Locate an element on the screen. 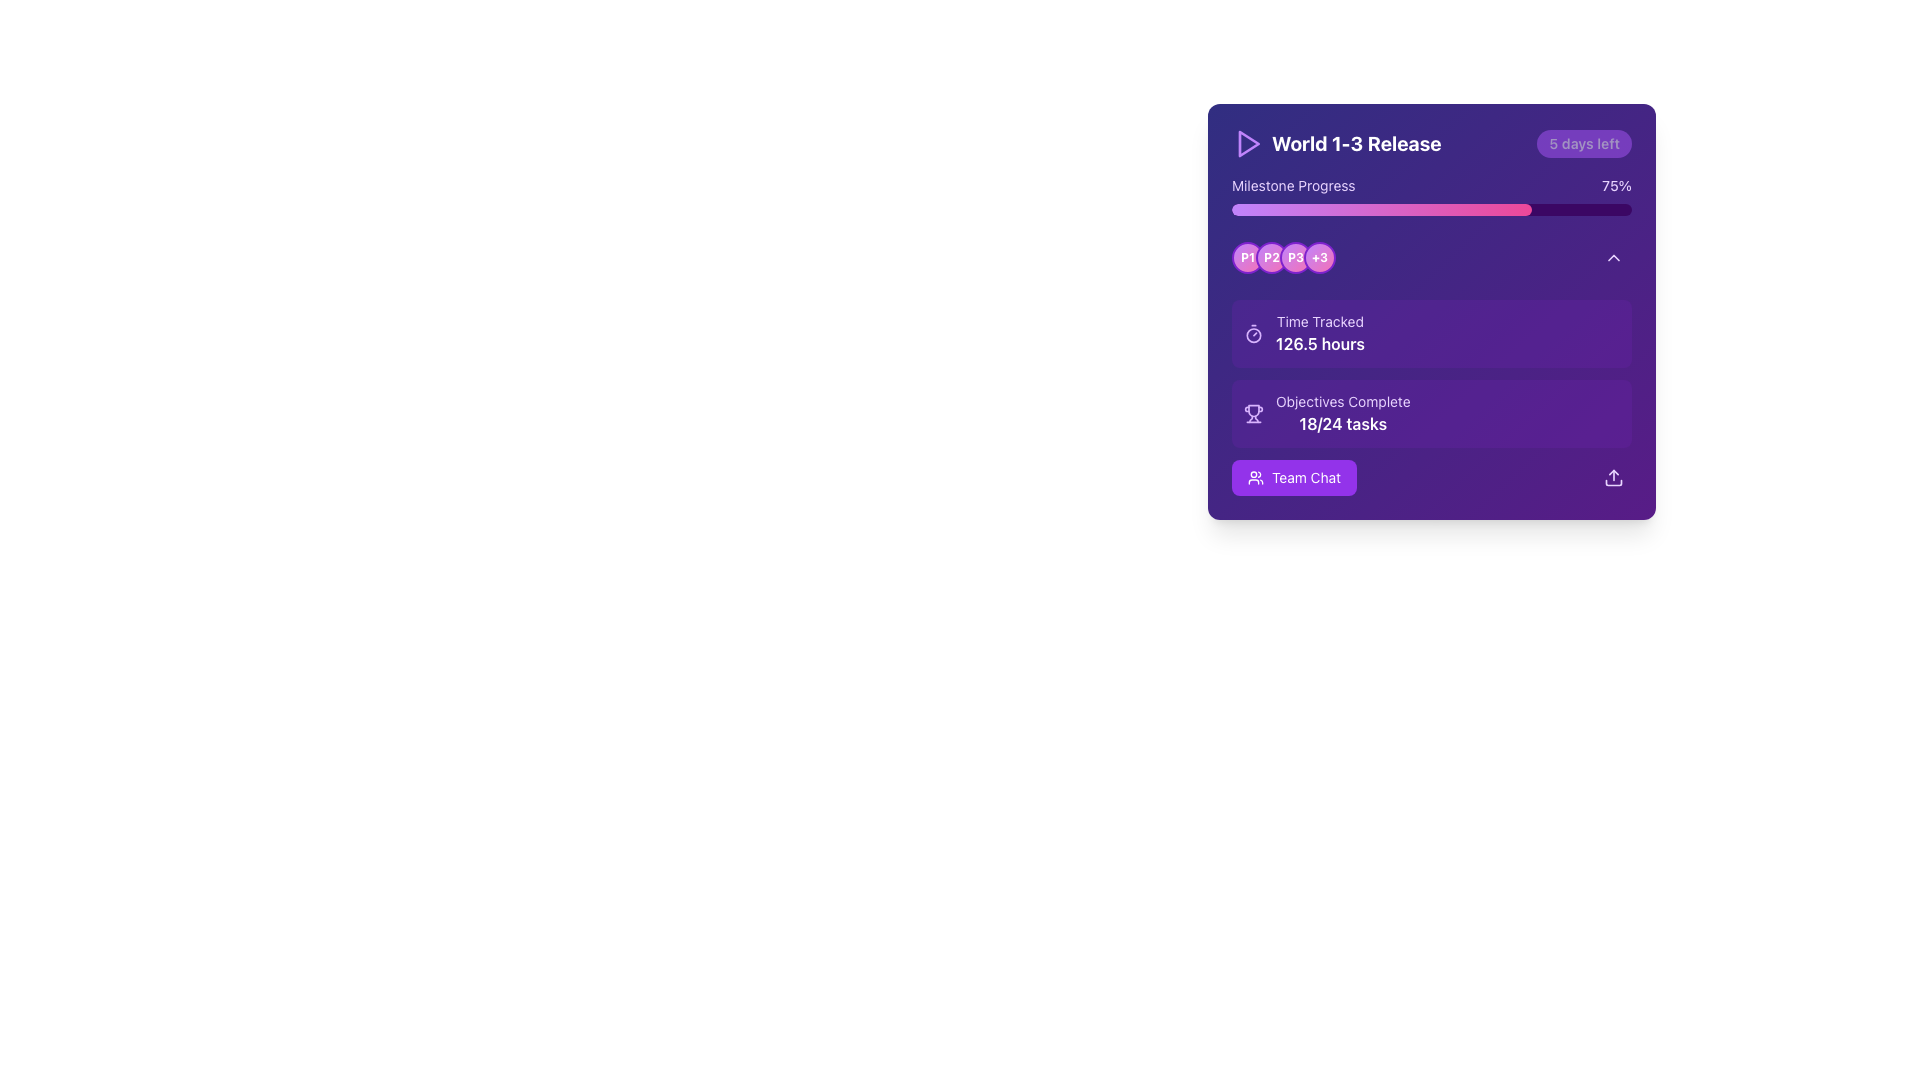 Image resolution: width=1920 pixels, height=1080 pixels. the 'P3' badge, which serves as an identifier in a sequence of circular badges, located between the 'P2' badge and the '+3' badge is located at coordinates (1296, 257).